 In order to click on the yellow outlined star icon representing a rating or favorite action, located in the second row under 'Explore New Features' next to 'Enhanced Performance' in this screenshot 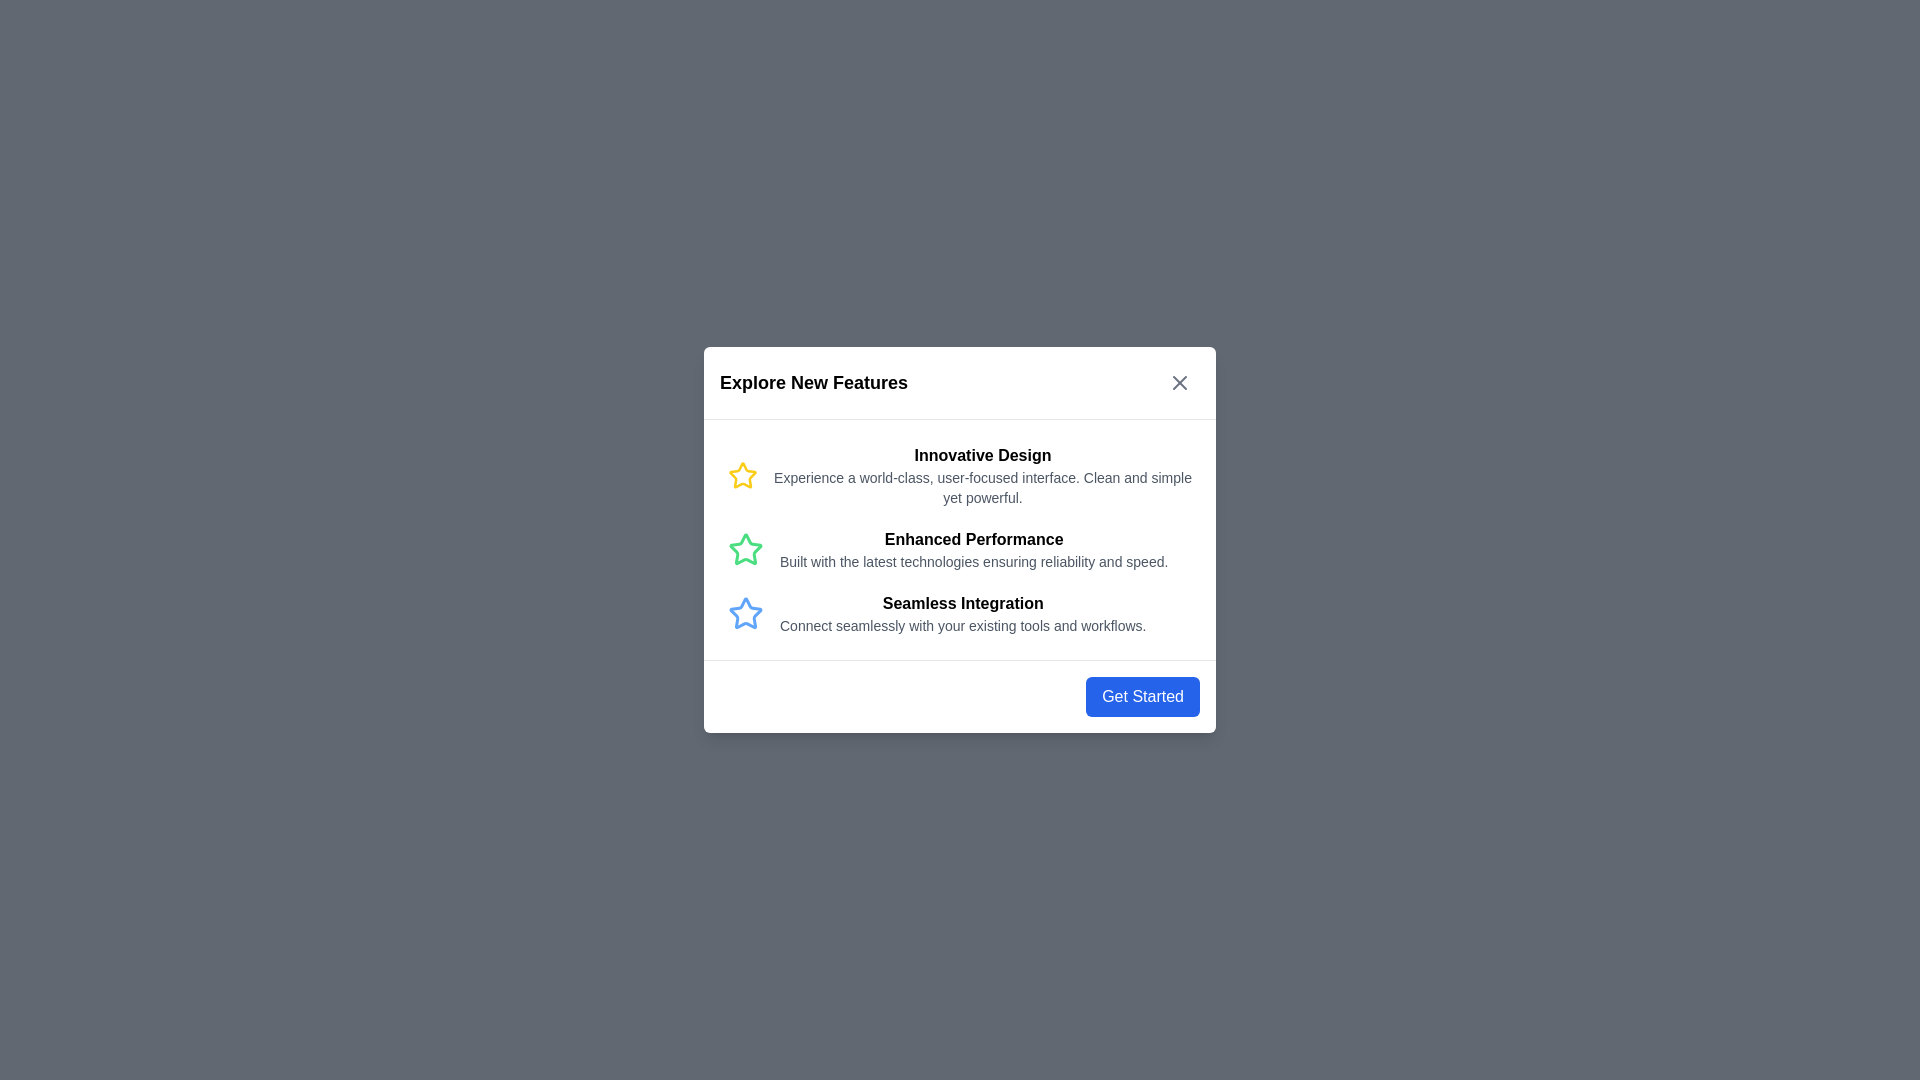, I will do `click(742, 475)`.